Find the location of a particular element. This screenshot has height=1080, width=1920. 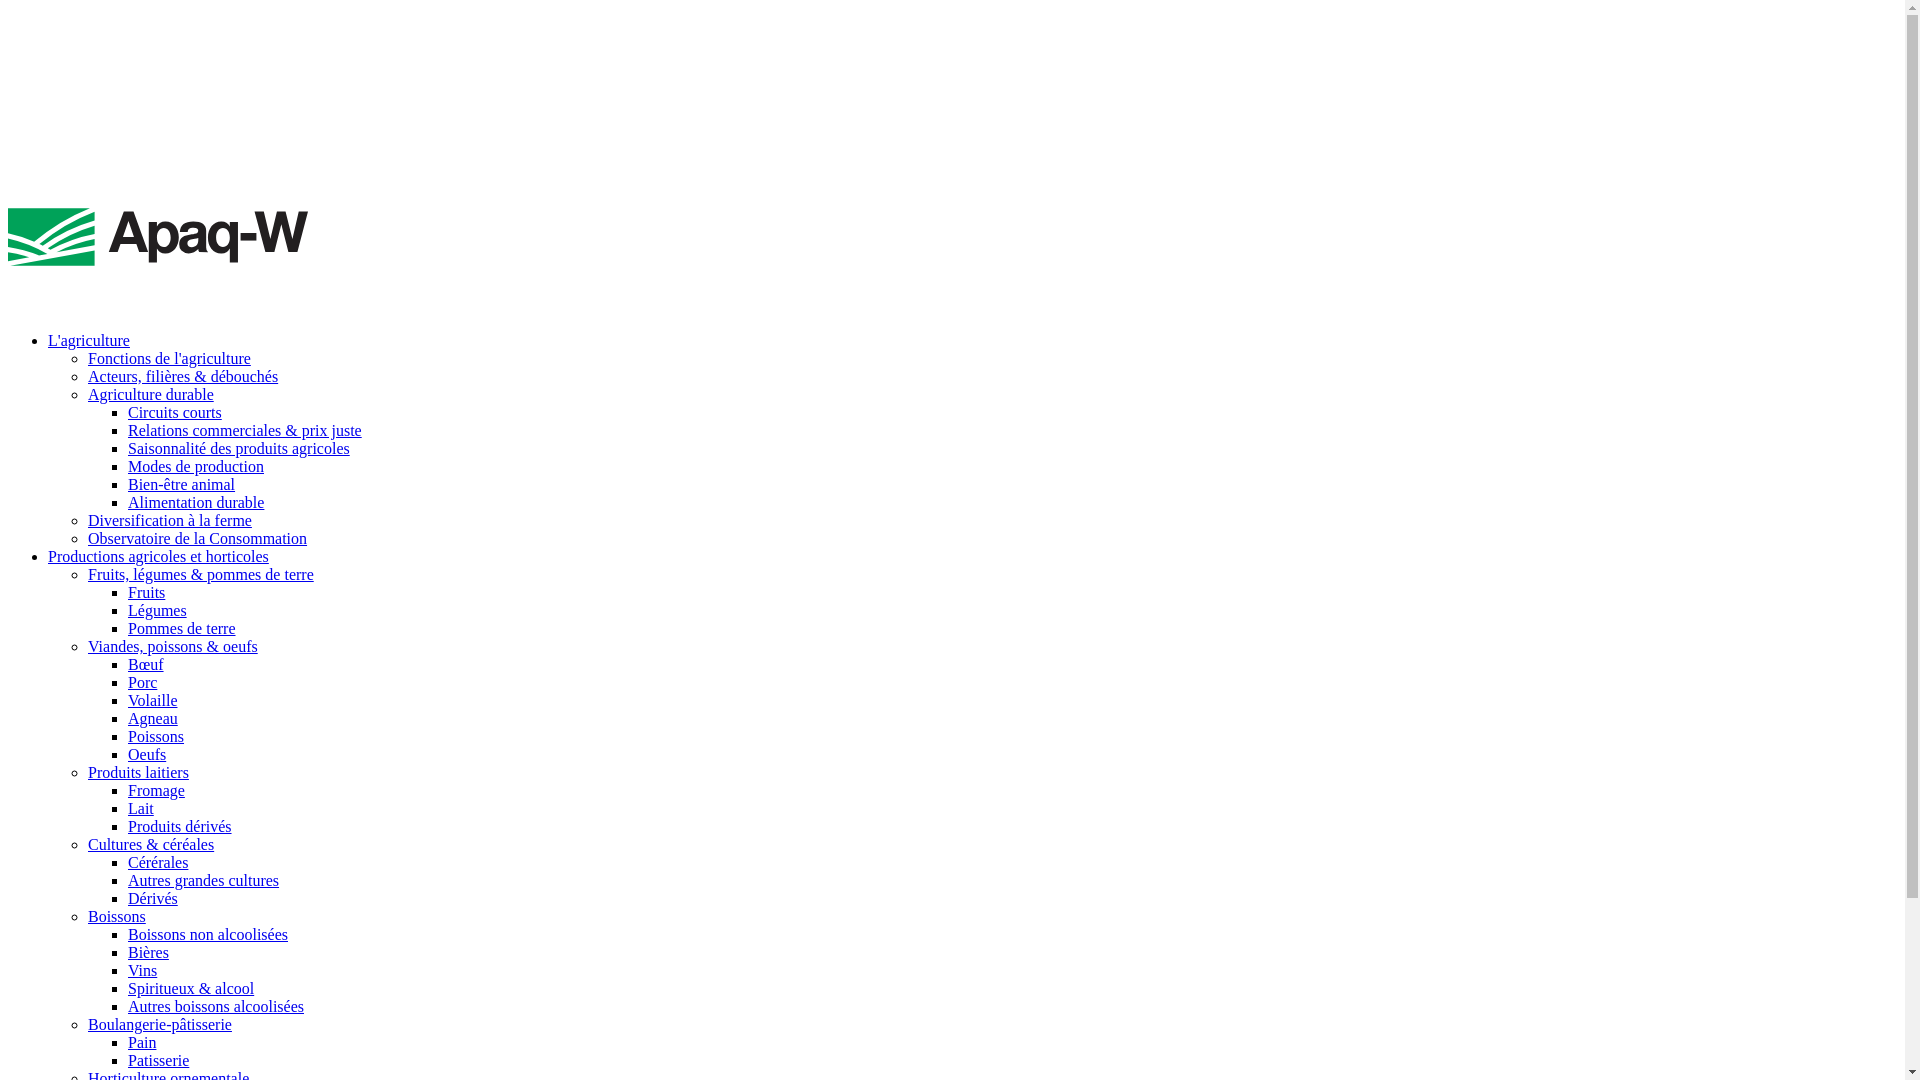

'Volaille' is located at coordinates (151, 699).